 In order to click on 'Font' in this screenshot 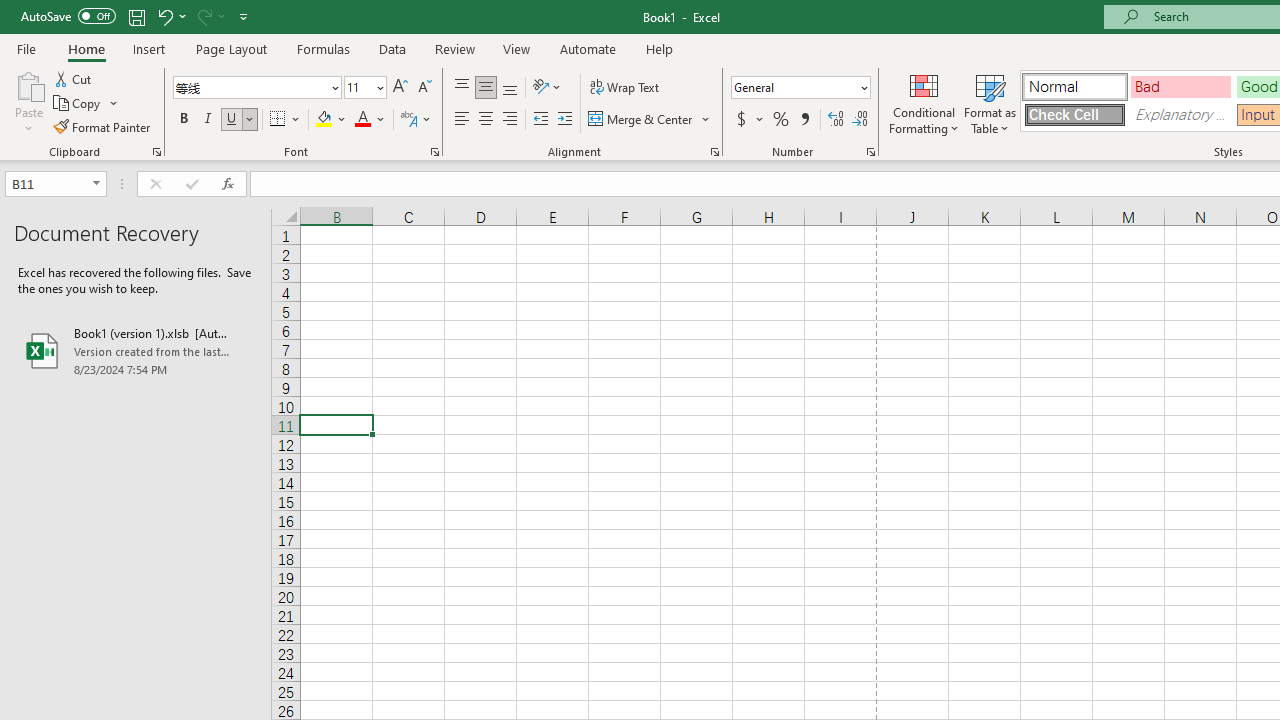, I will do `click(256, 86)`.